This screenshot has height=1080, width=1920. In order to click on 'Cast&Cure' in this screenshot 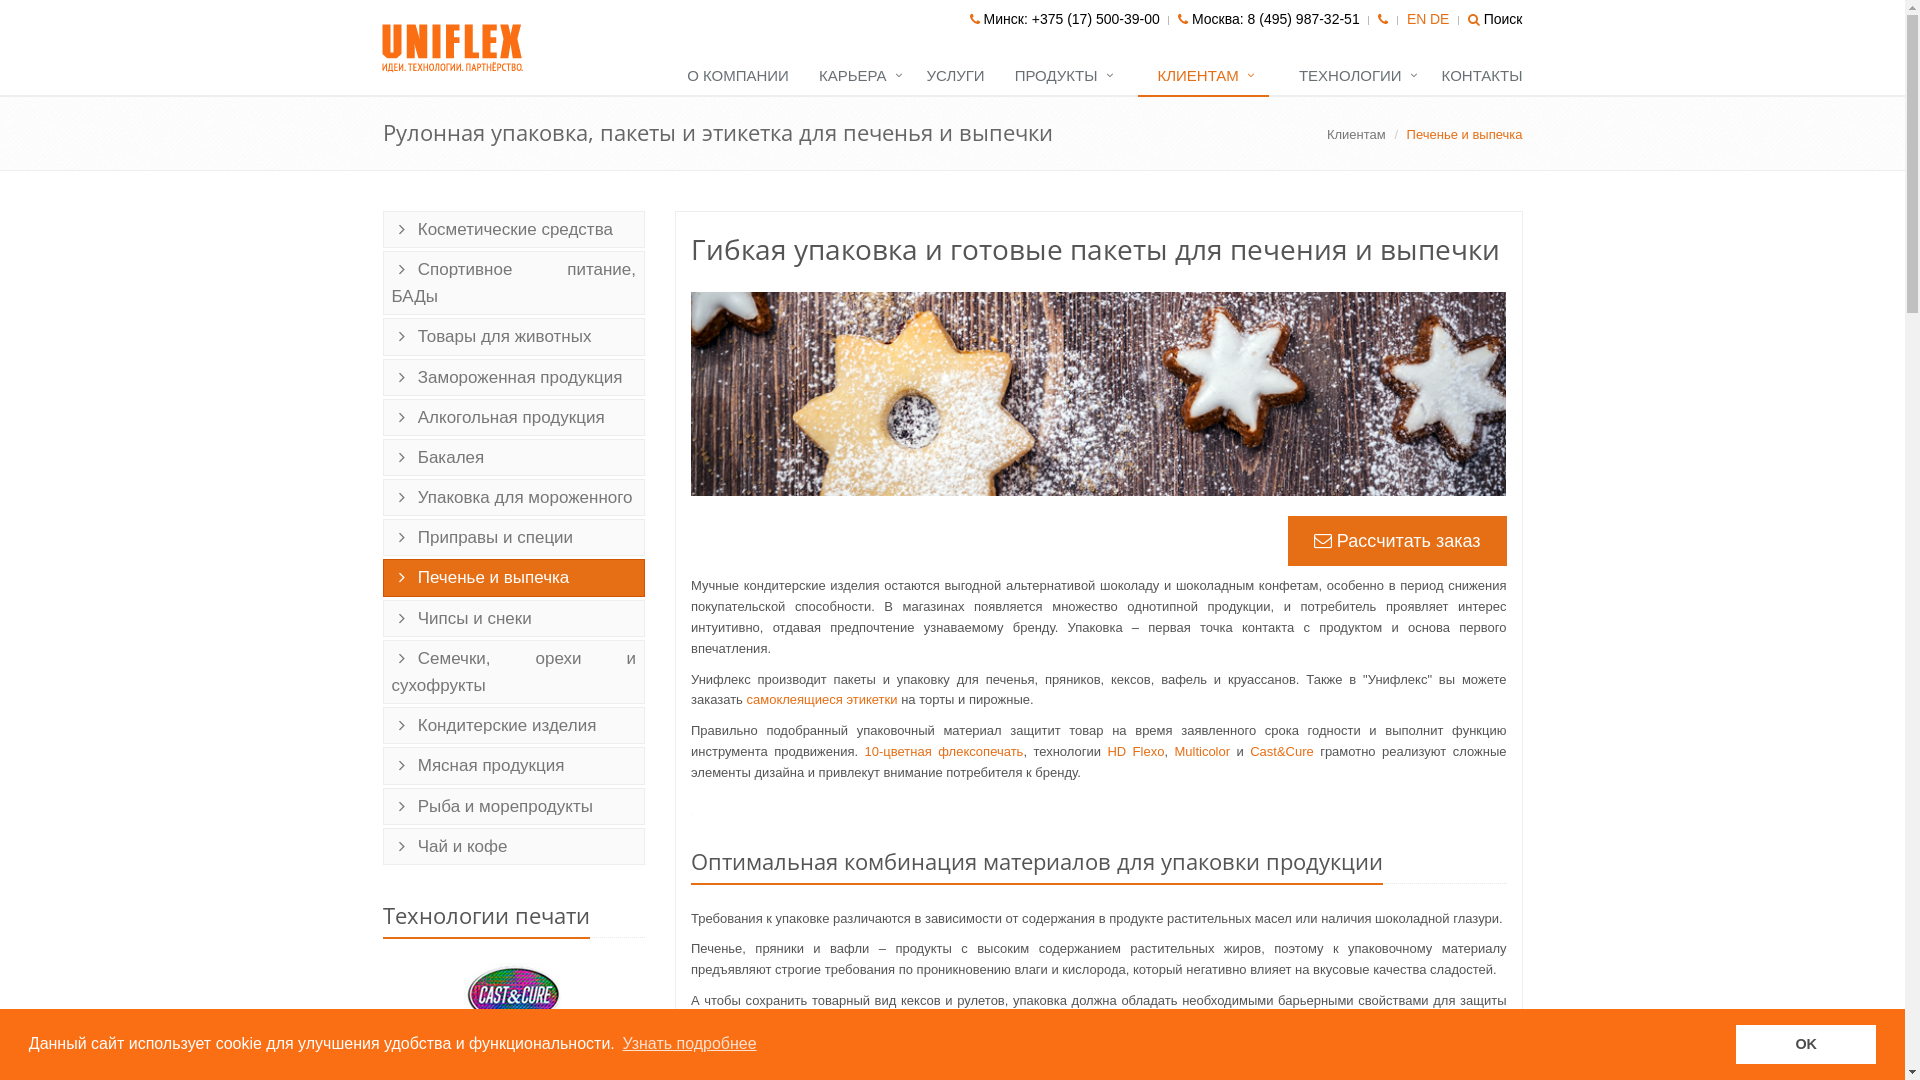, I will do `click(1281, 751)`.